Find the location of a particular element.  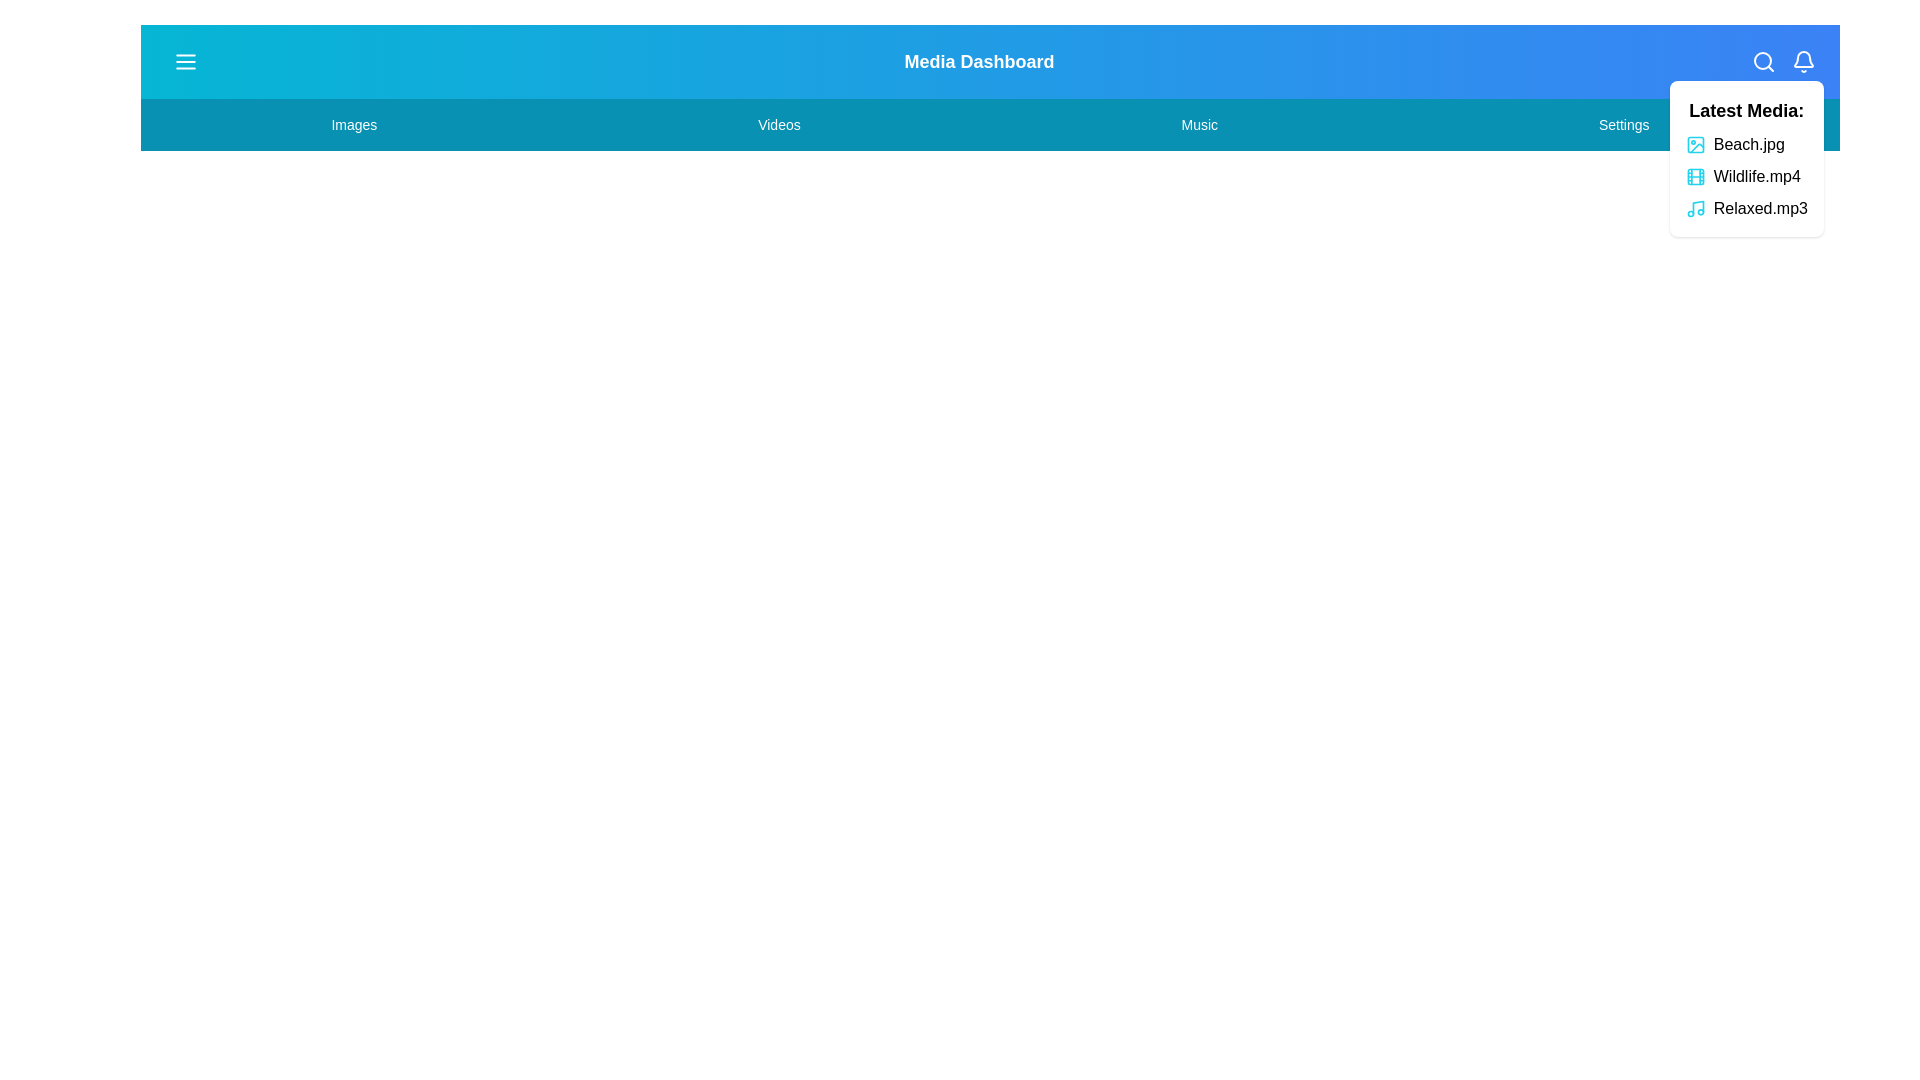

the bell icon to toggle the media panel visibility is located at coordinates (1804, 60).